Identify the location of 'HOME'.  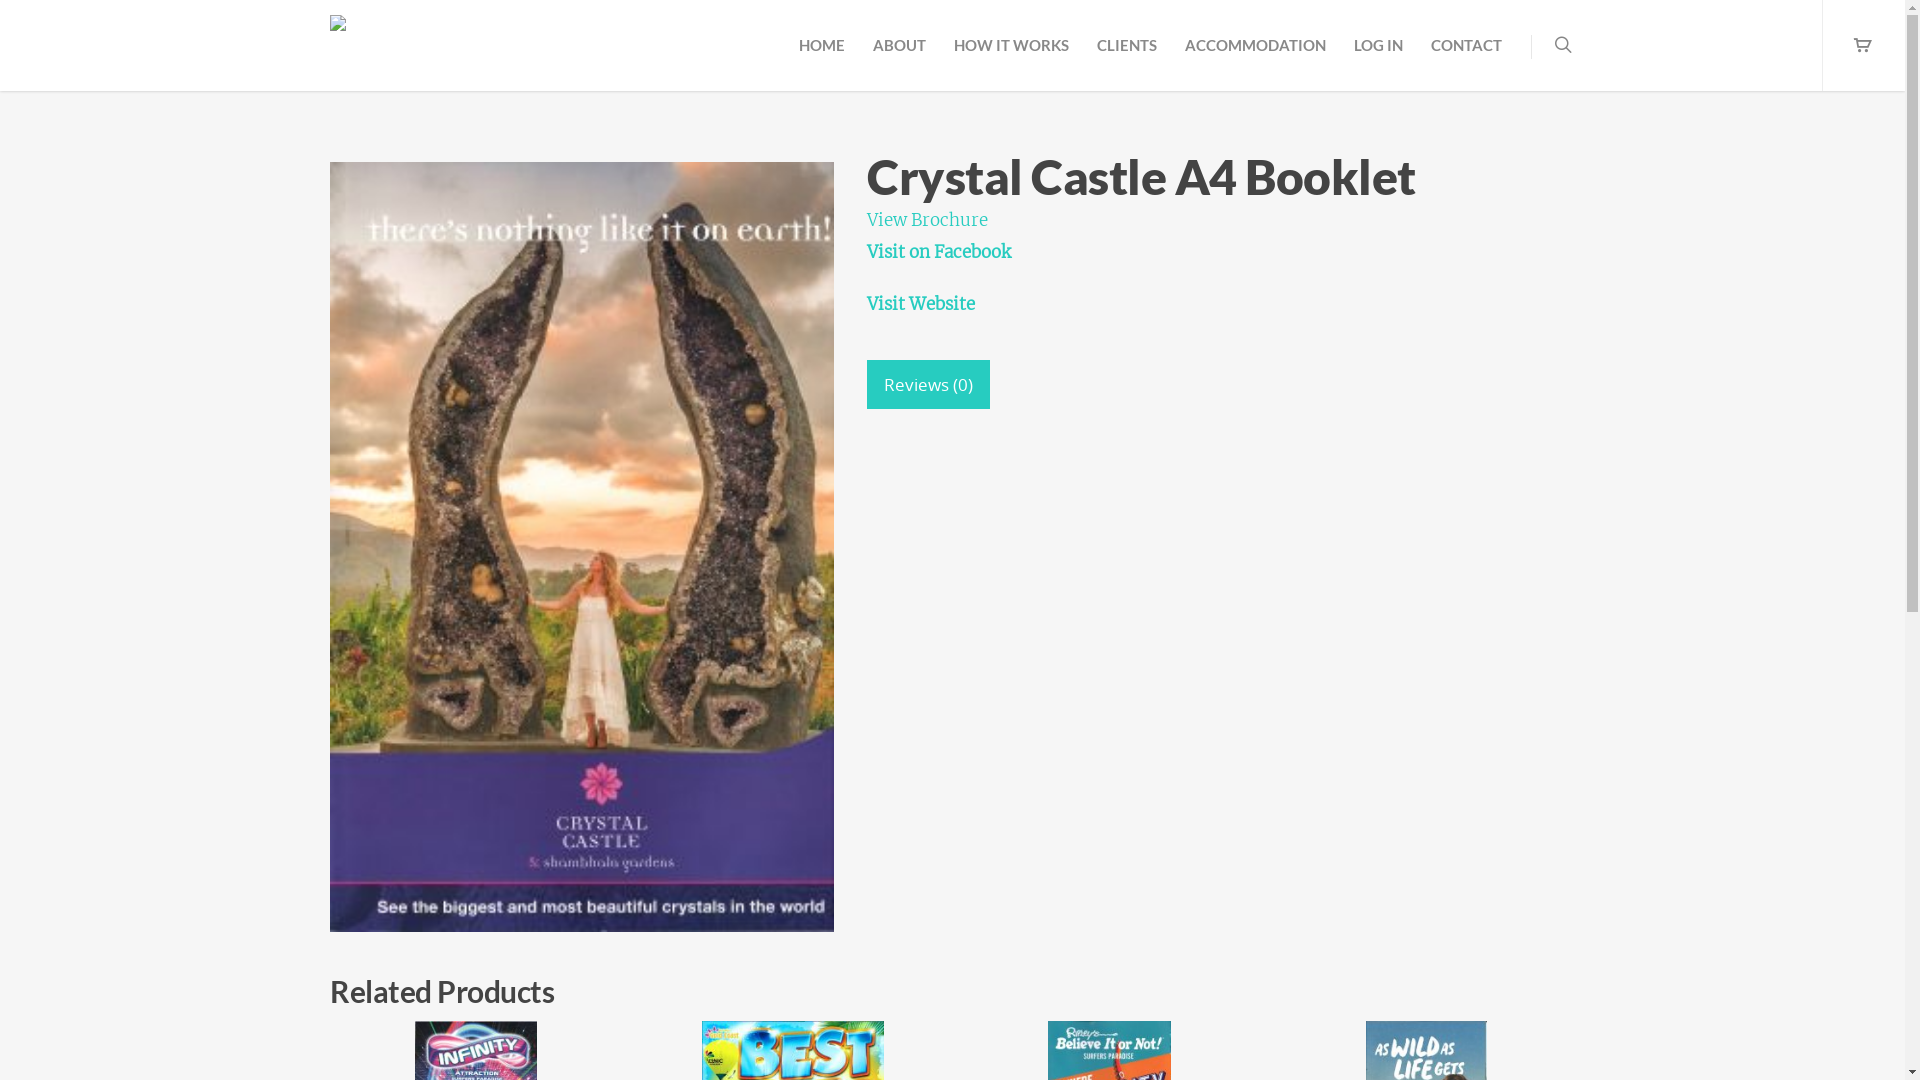
(785, 52).